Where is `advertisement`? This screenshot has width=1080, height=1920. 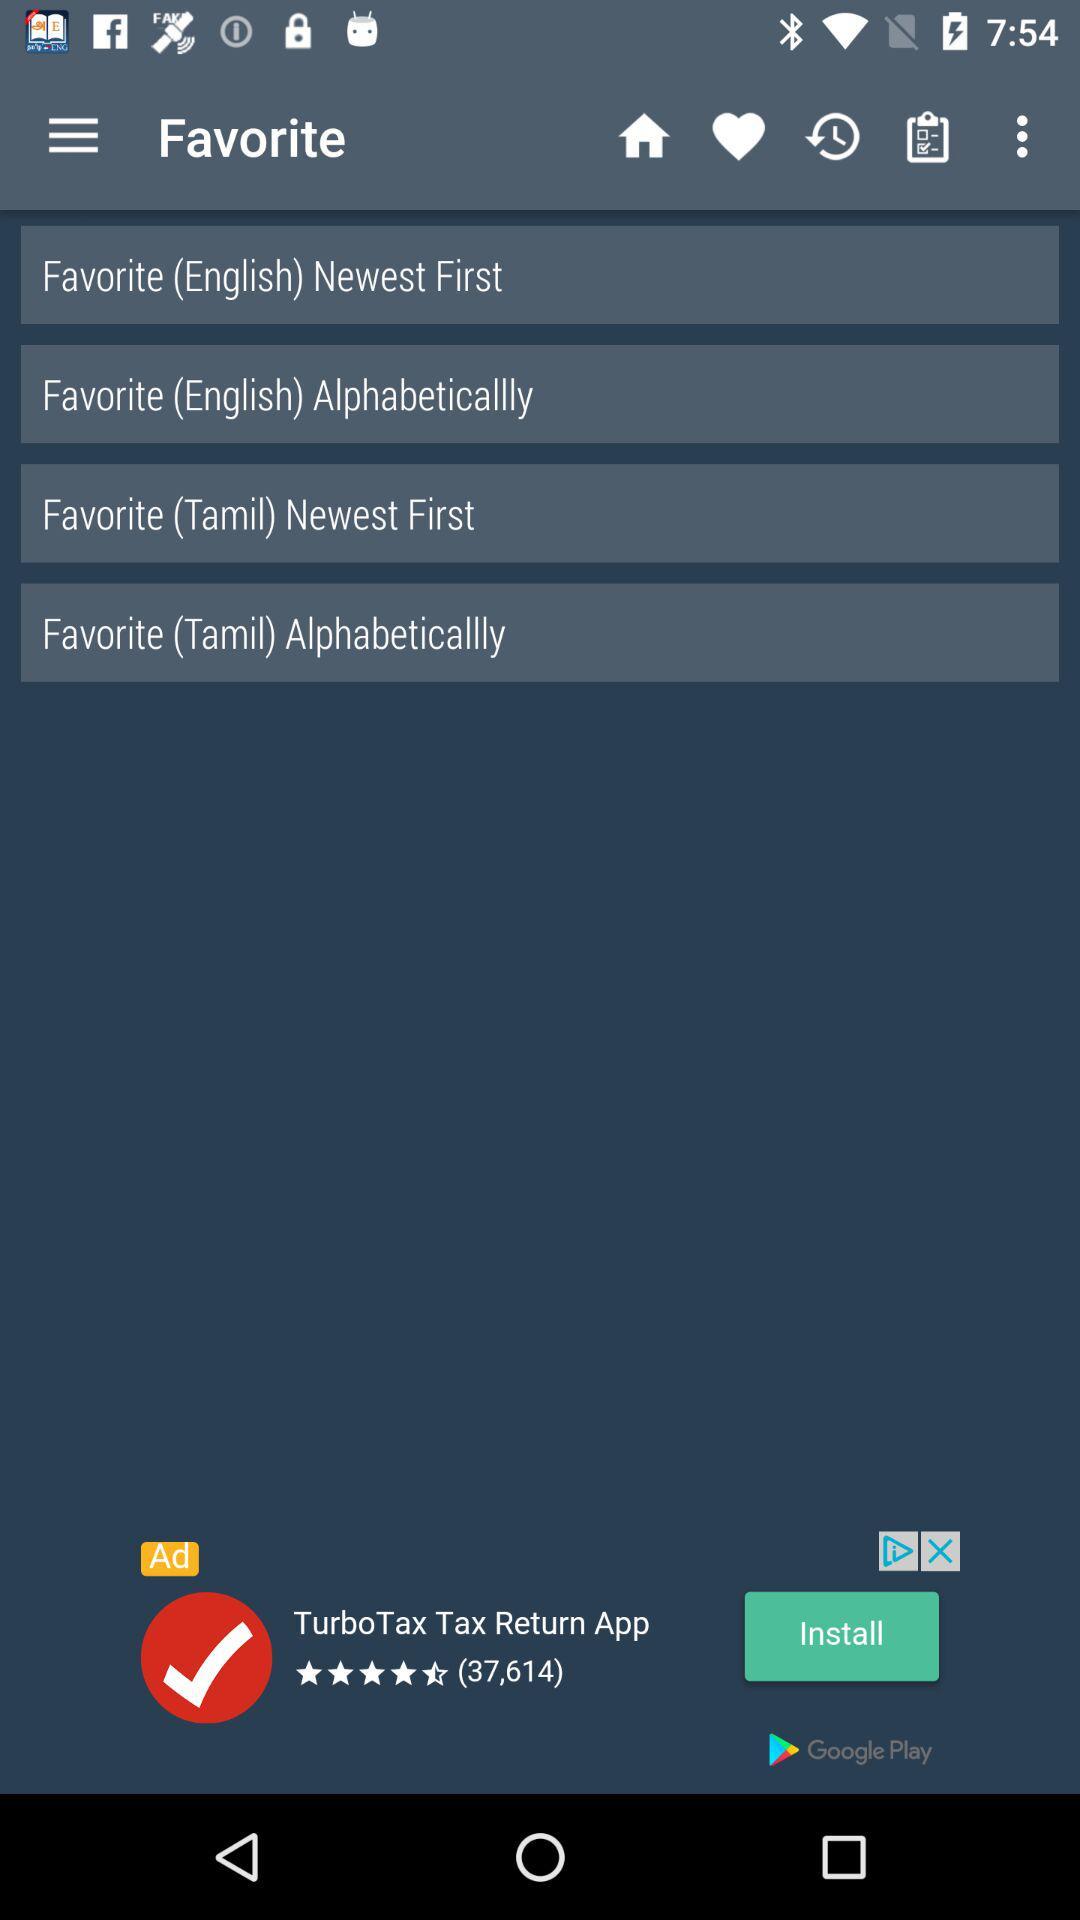
advertisement is located at coordinates (540, 1662).